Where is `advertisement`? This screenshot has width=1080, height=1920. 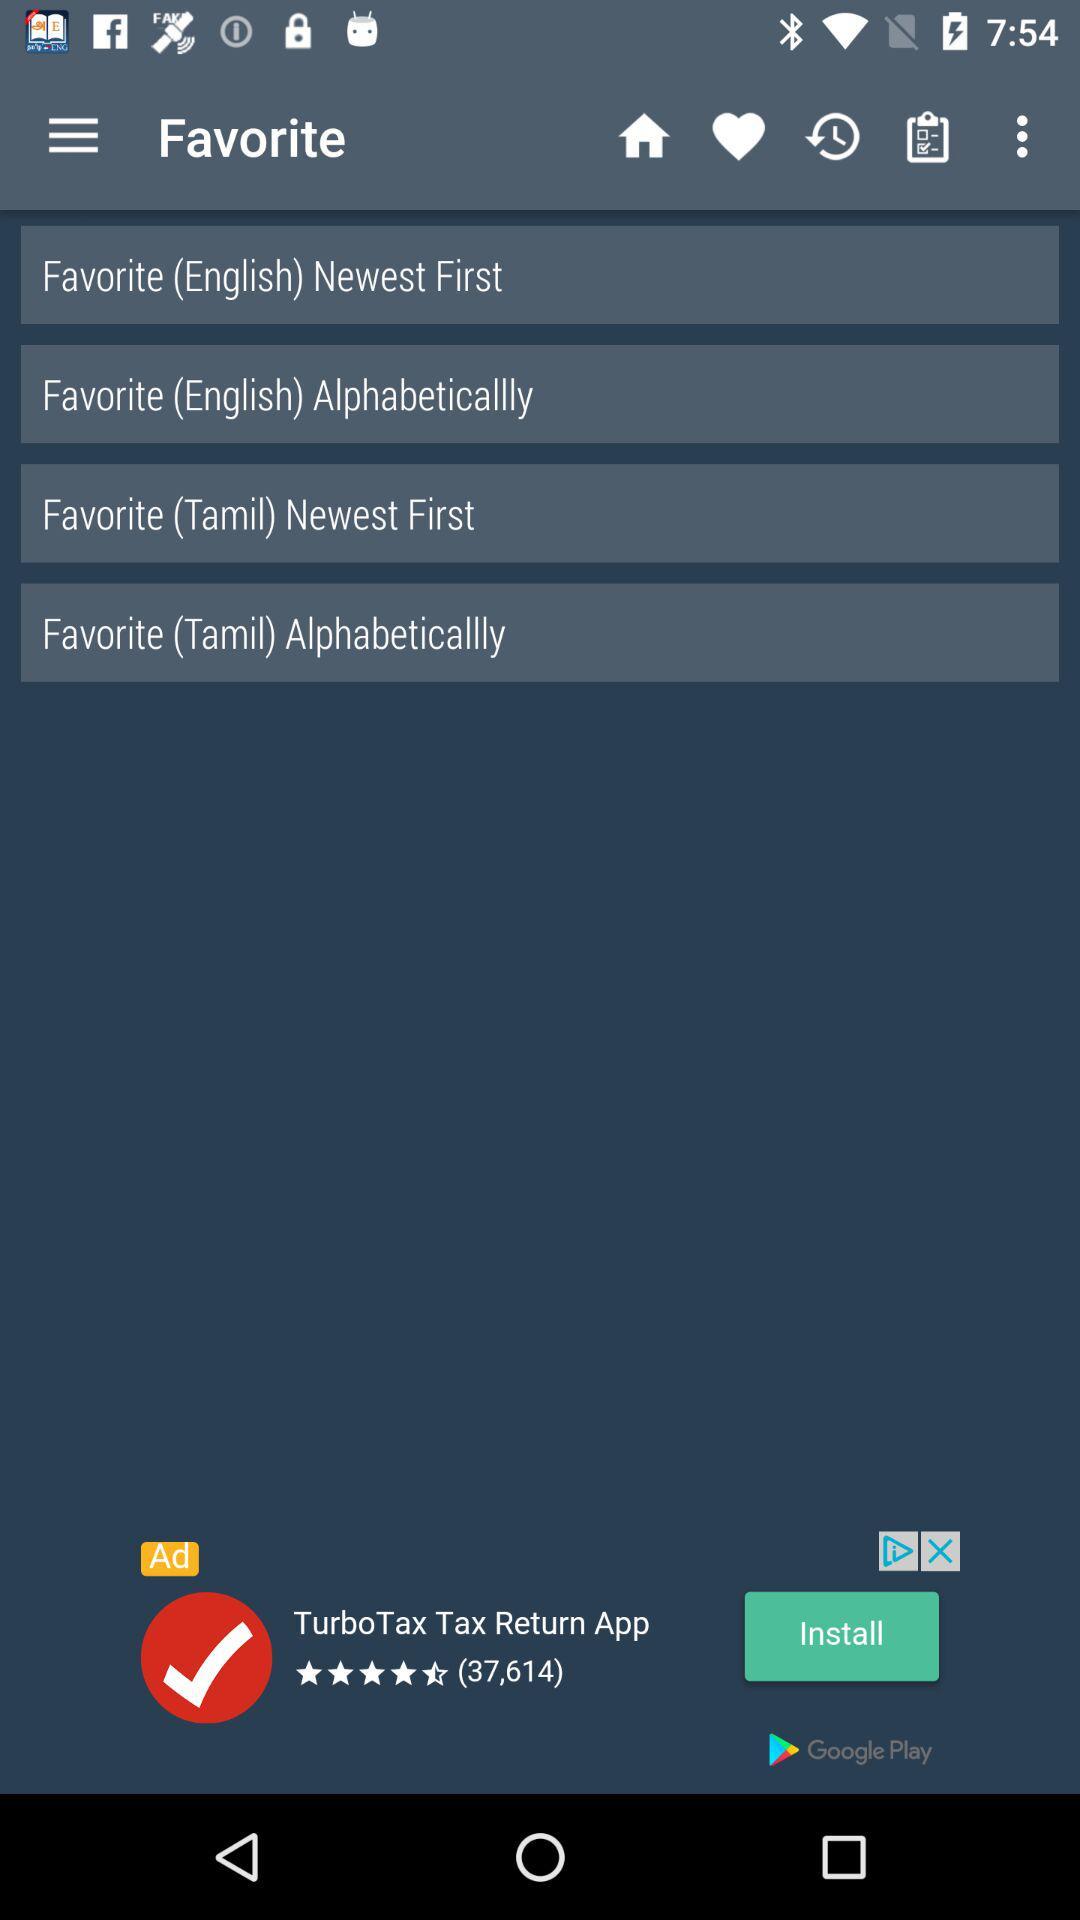
advertisement is located at coordinates (540, 1662).